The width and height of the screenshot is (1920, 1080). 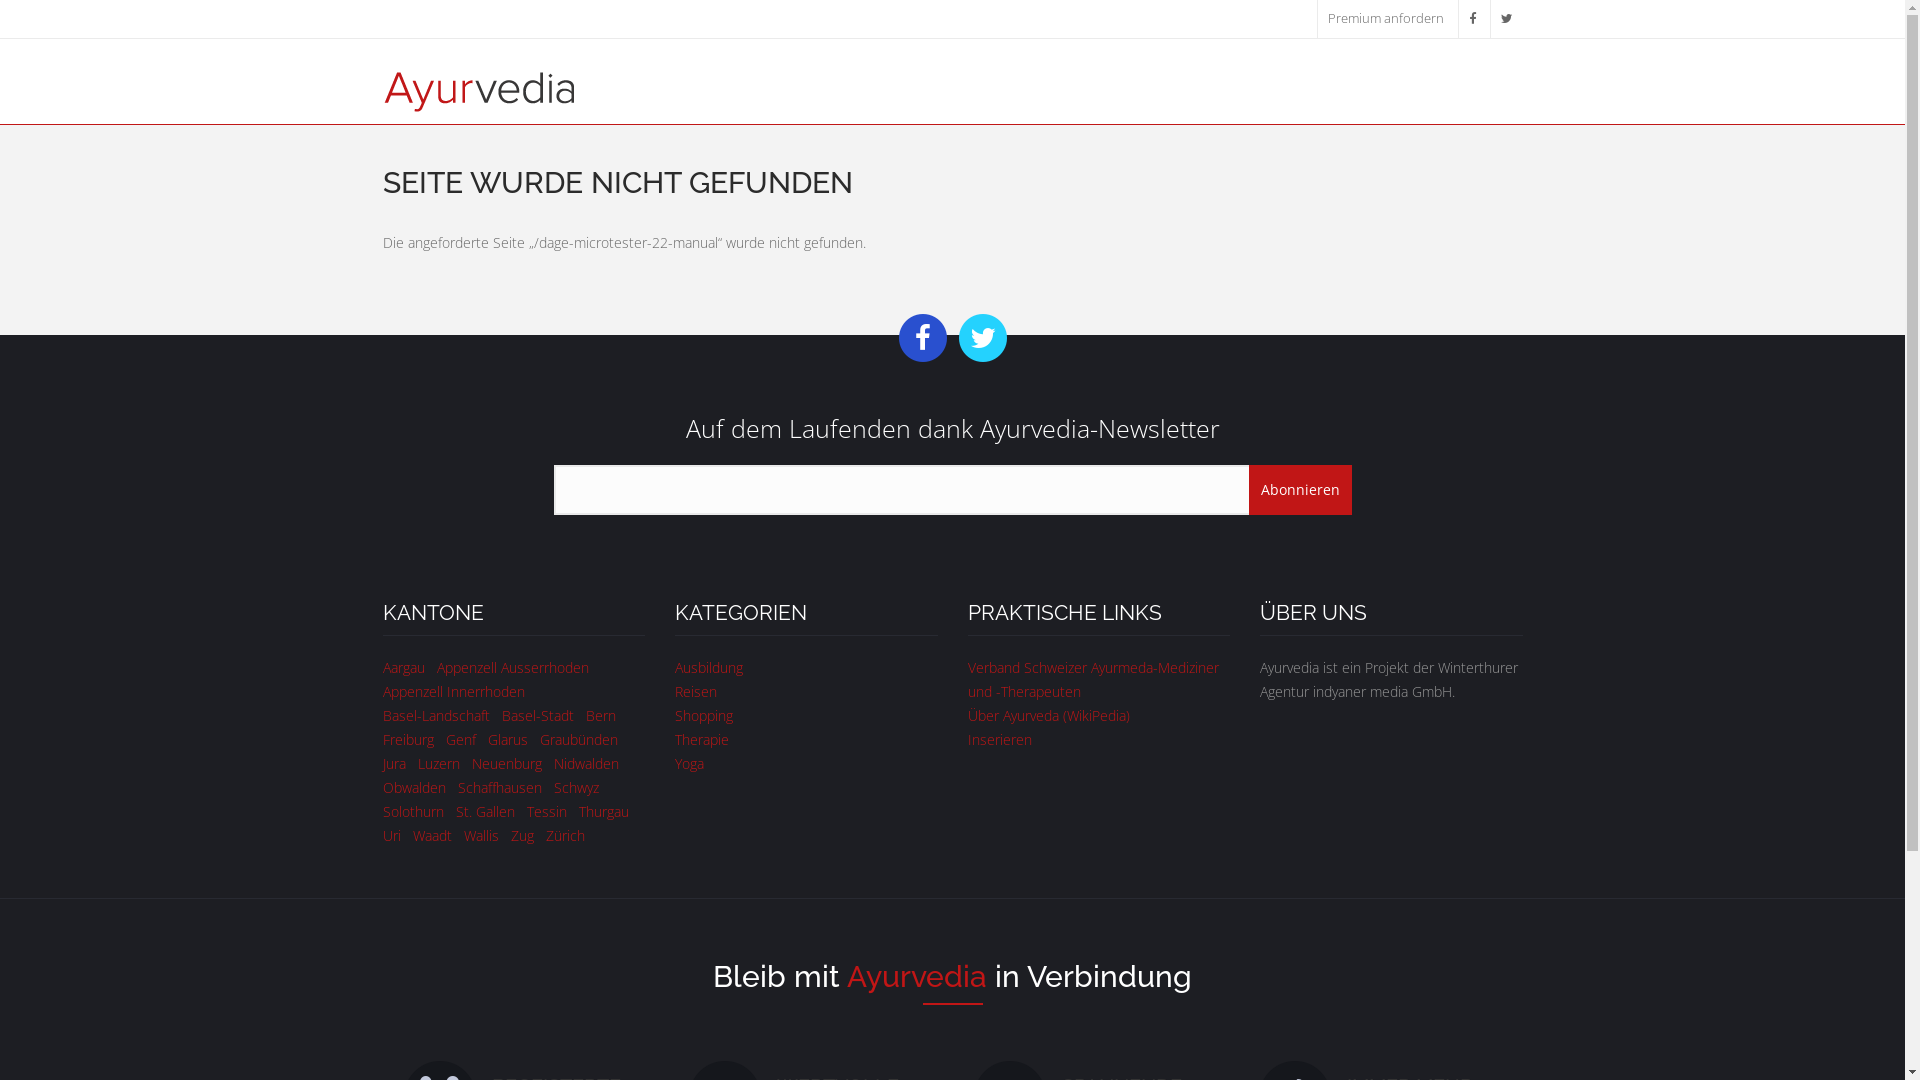 I want to click on 'Wallis', so click(x=481, y=835).